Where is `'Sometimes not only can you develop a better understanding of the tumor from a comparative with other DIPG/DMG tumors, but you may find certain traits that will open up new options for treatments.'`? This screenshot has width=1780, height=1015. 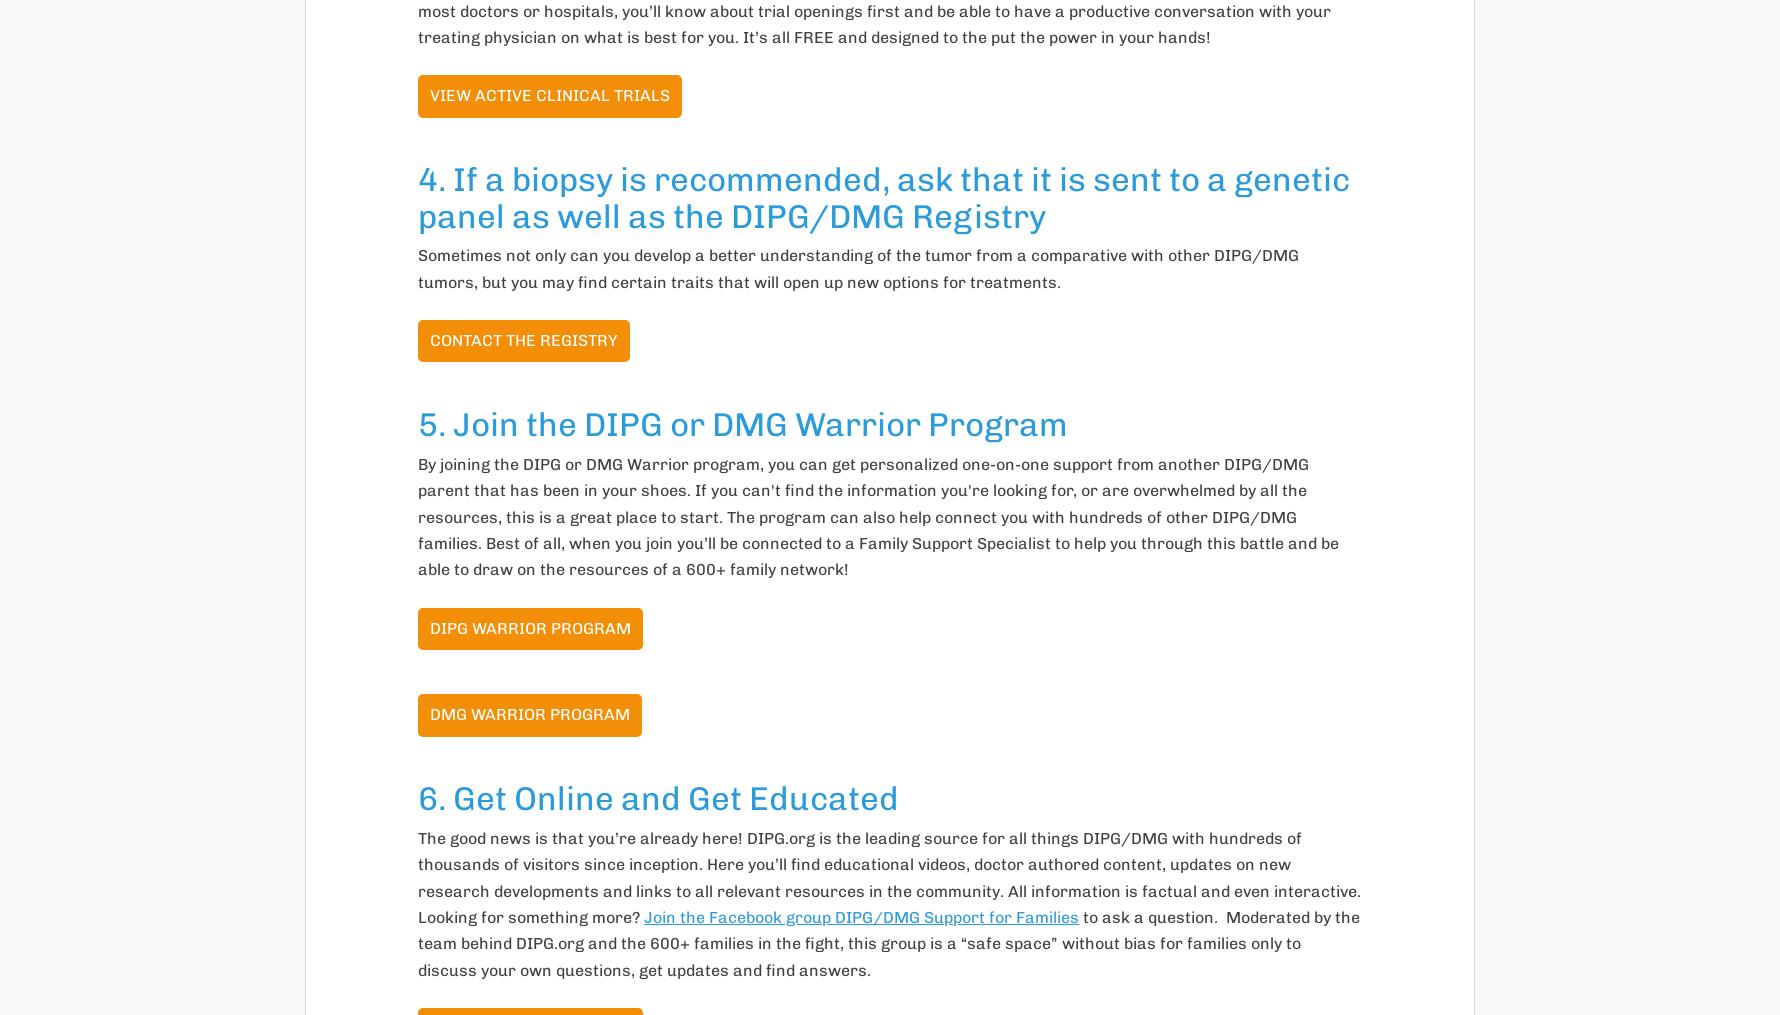 'Sometimes not only can you develop a better understanding of the tumor from a comparative with other DIPG/DMG tumors, but you may find certain traits that will open up new options for treatments.' is located at coordinates (857, 268).